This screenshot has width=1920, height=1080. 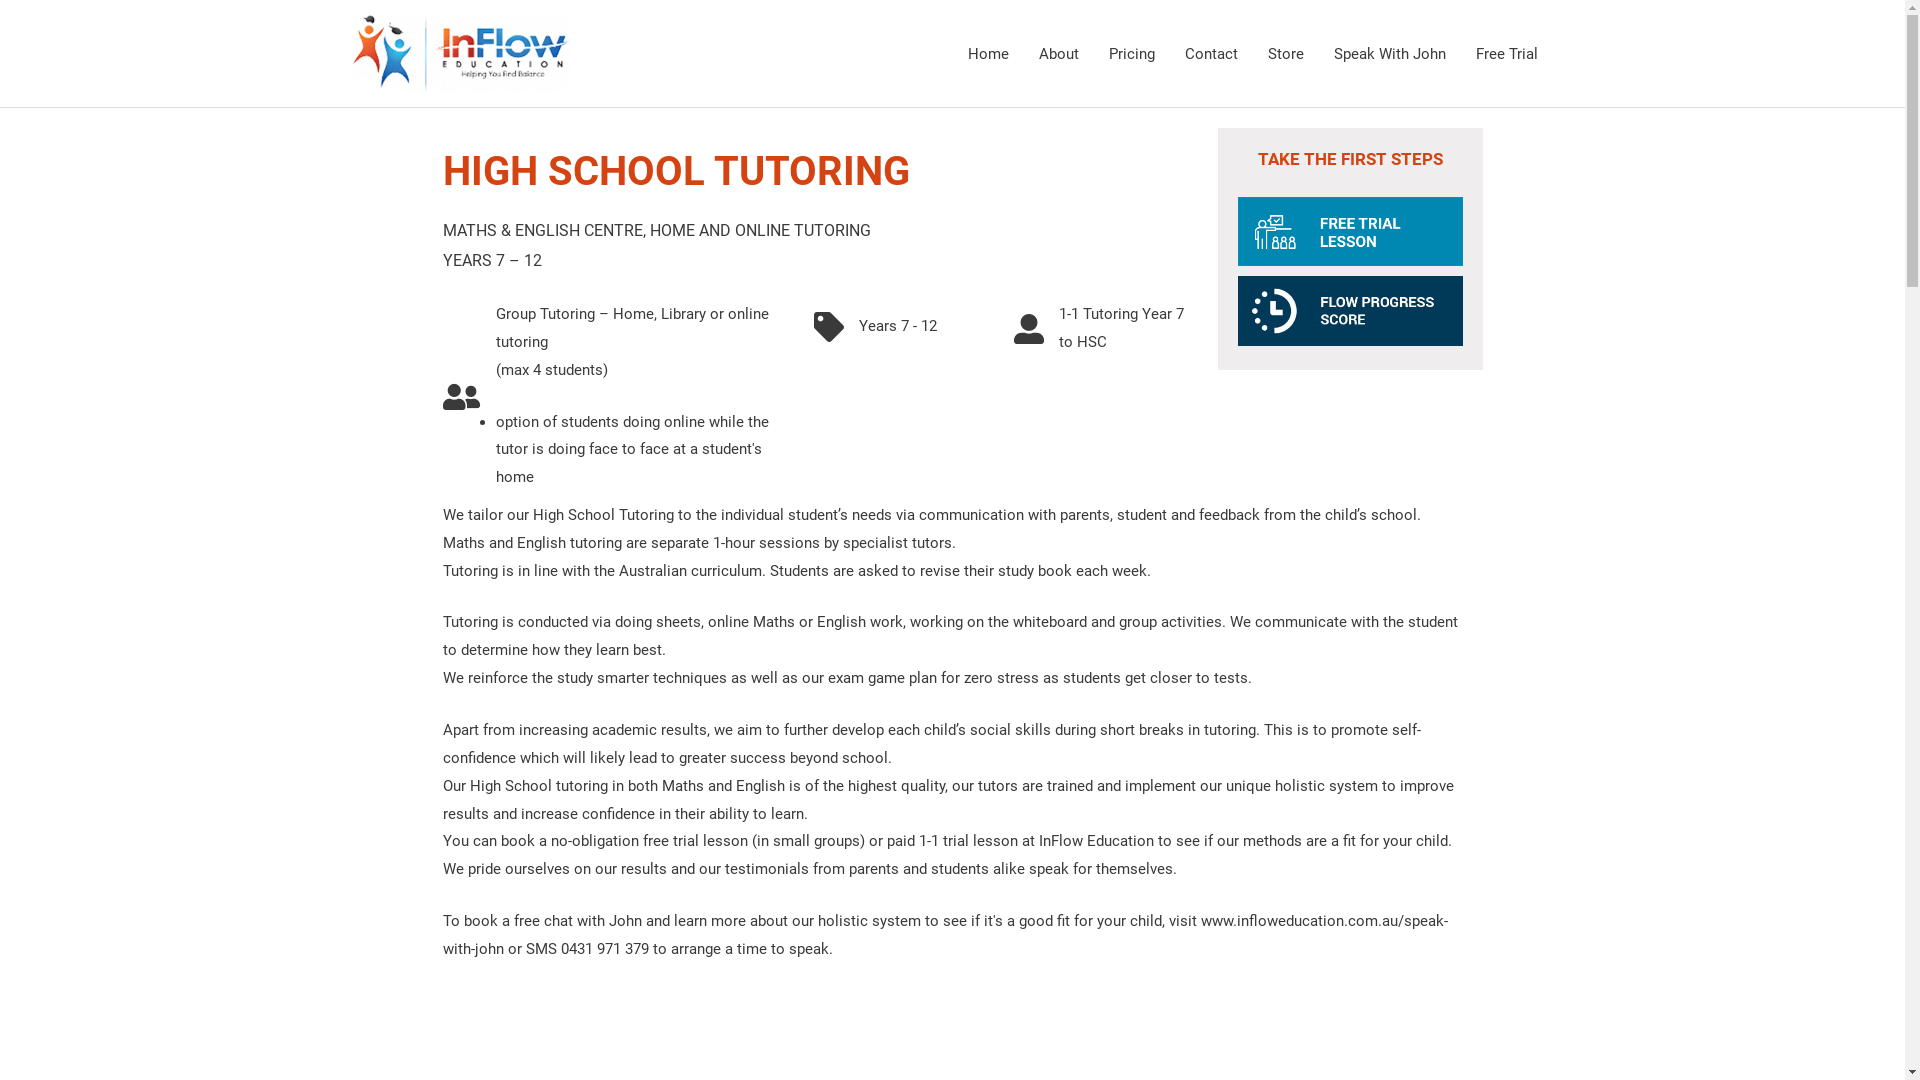 What do you see at coordinates (1285, 52) in the screenshot?
I see `'Store'` at bounding box center [1285, 52].